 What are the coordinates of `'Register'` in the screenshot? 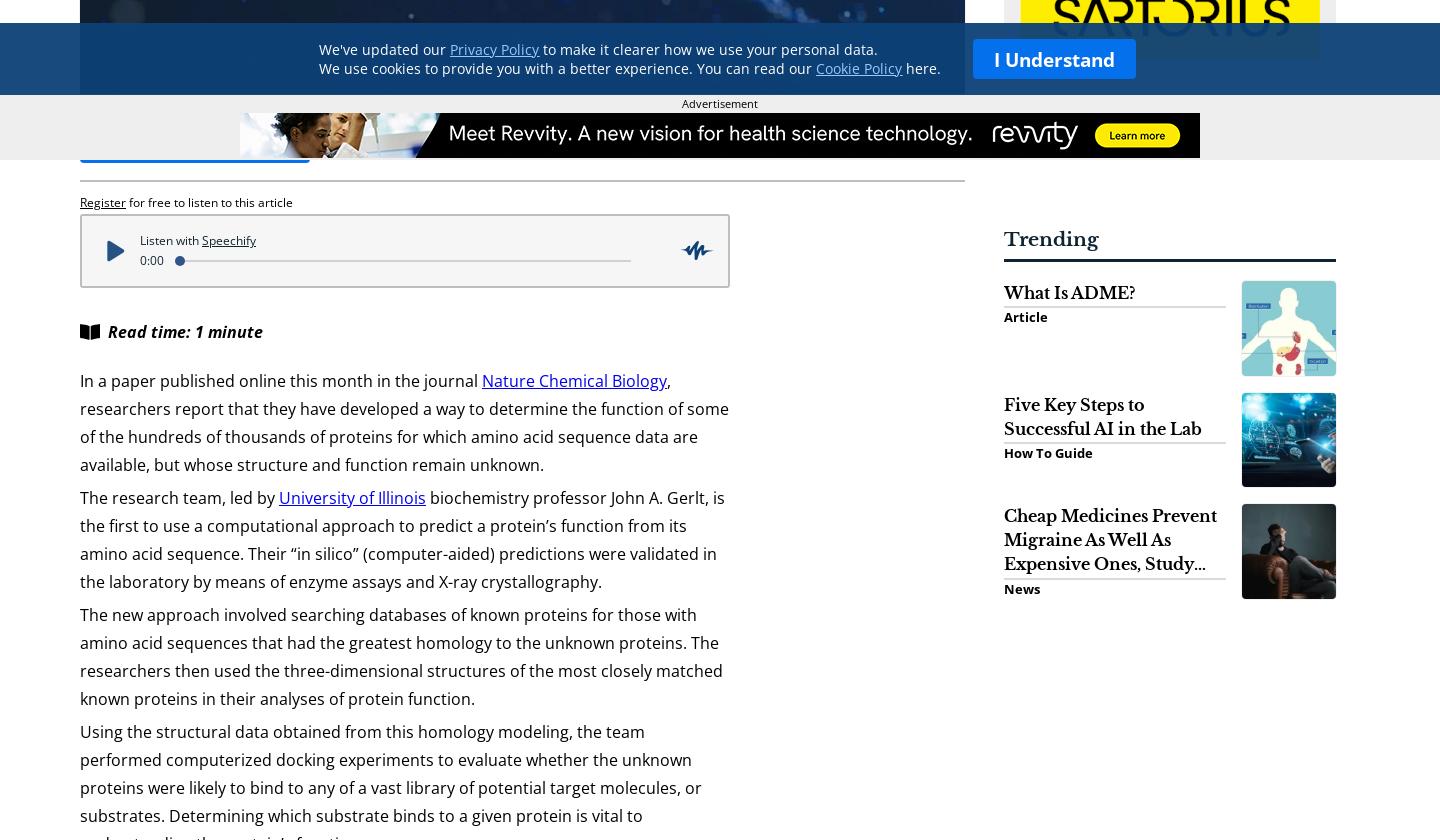 It's located at (80, 201).